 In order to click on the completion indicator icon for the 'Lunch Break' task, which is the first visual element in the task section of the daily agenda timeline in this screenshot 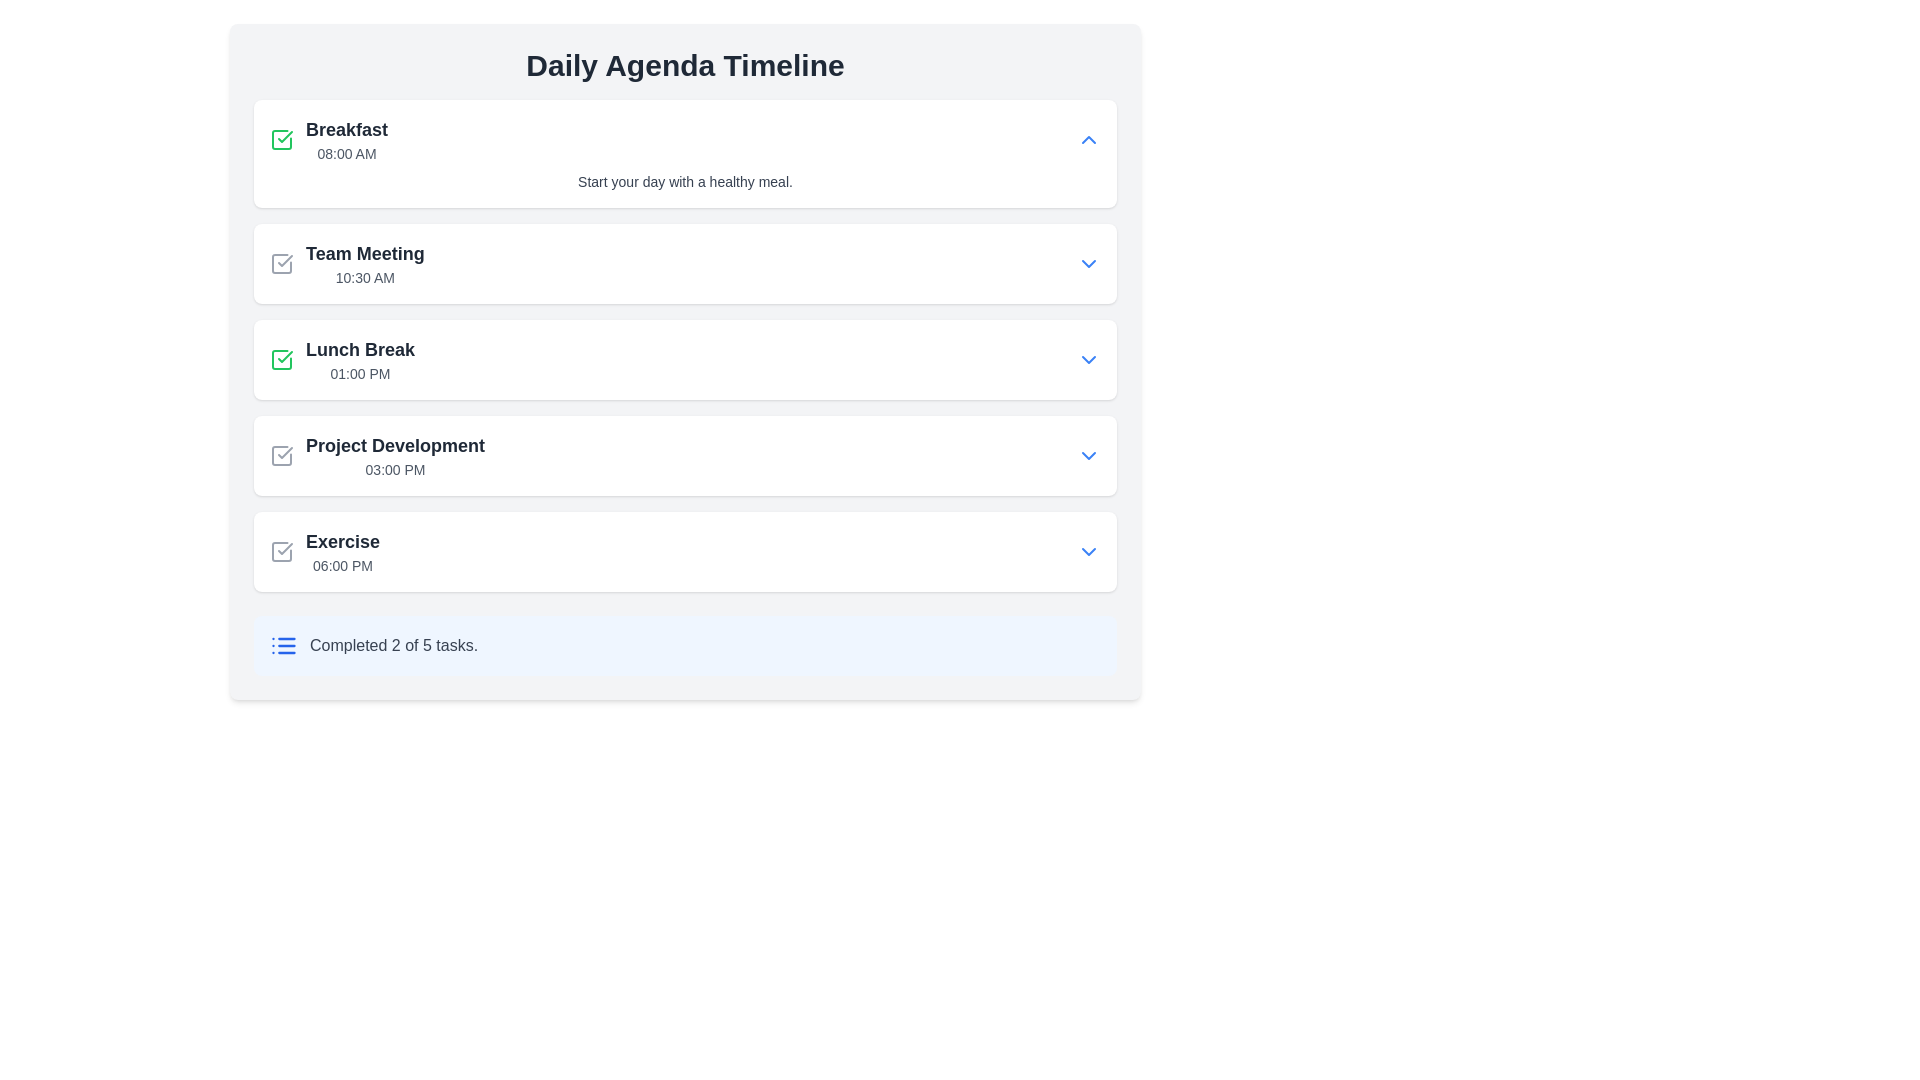, I will do `click(281, 358)`.